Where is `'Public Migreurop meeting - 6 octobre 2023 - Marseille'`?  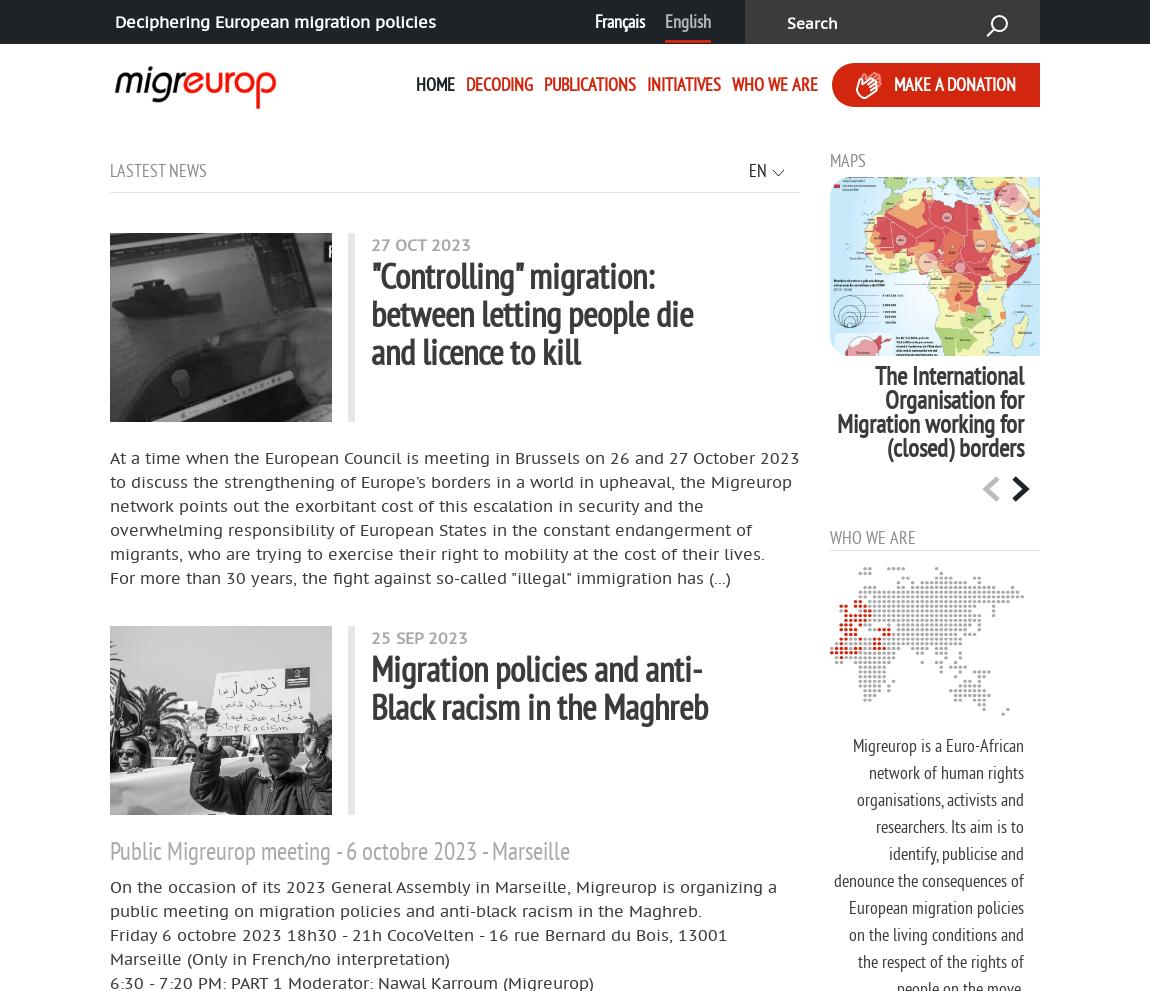
'Public Migreurop meeting - 6 octobre 2023 - Marseille' is located at coordinates (340, 848).